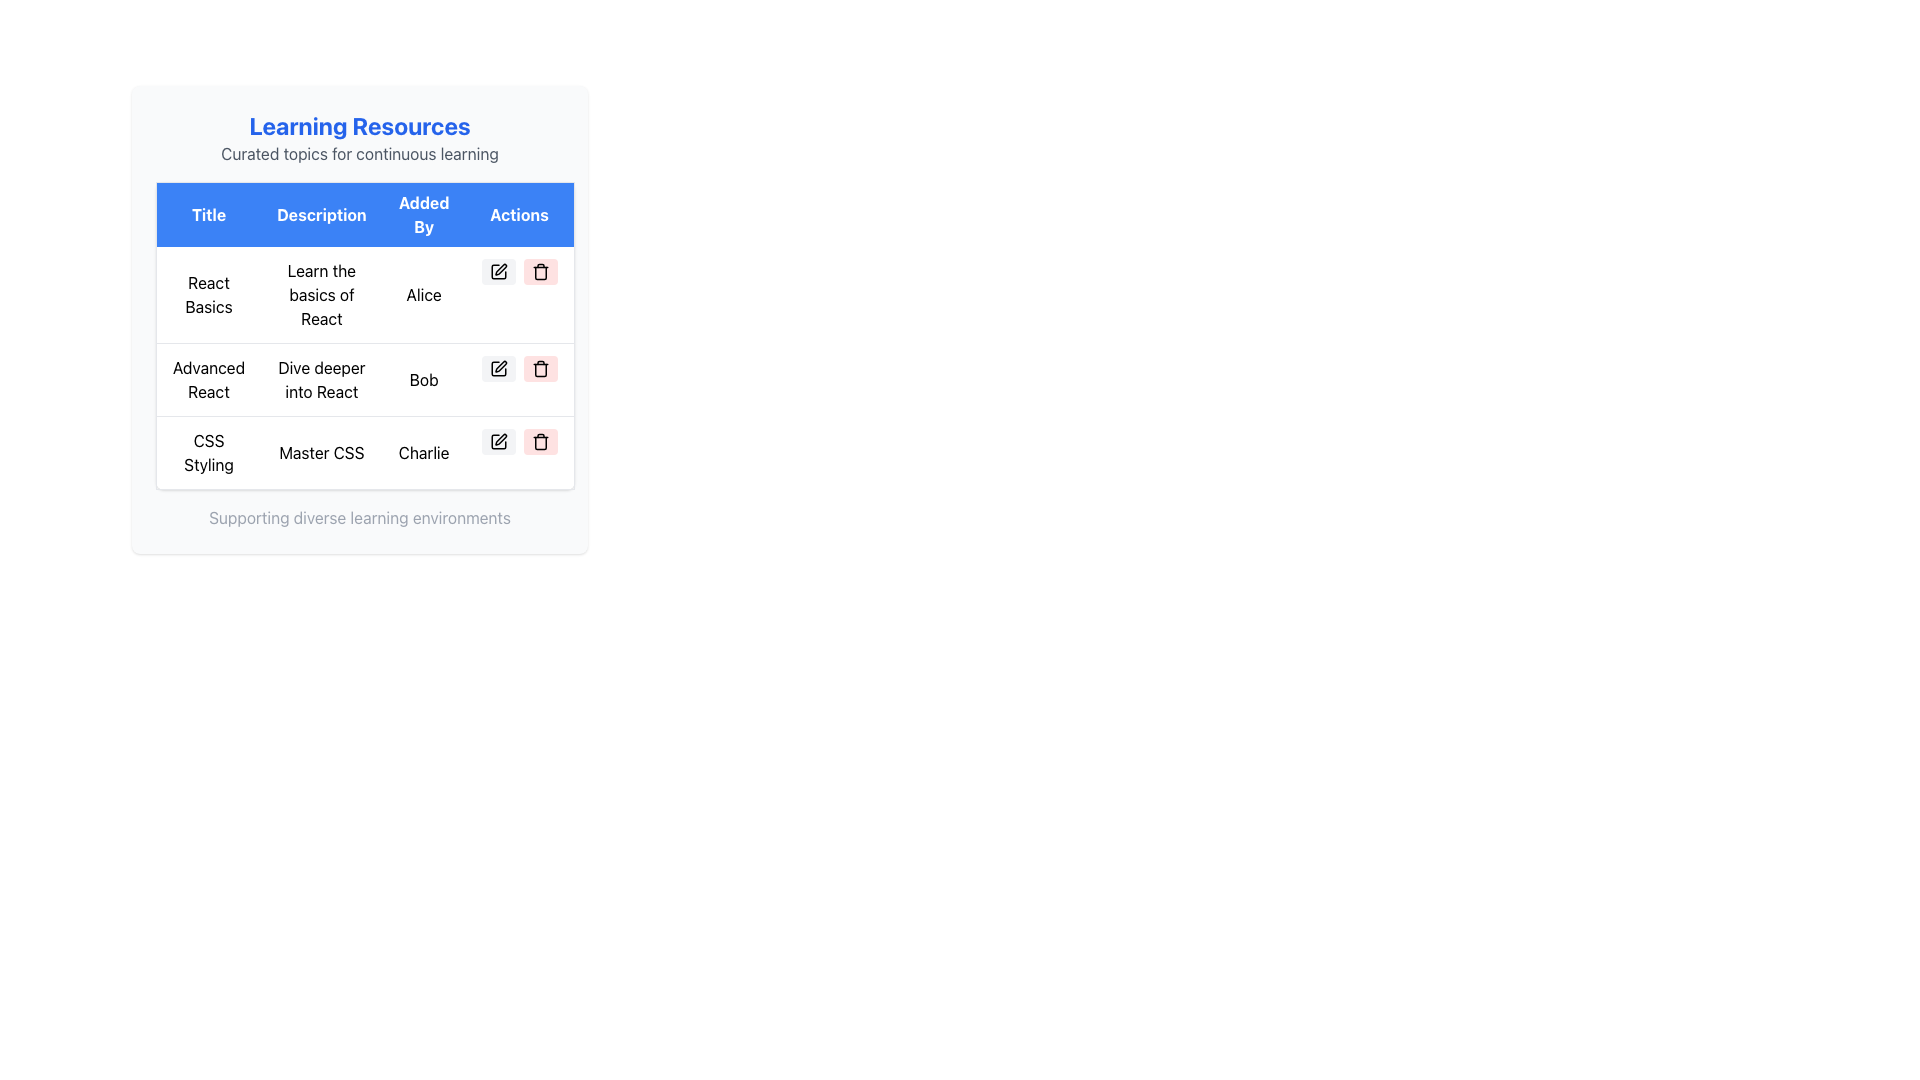  Describe the element at coordinates (498, 272) in the screenshot. I see `the 'edit' button located in the first row of the 'Actions' column in the 'Learning Resources' card` at that location.